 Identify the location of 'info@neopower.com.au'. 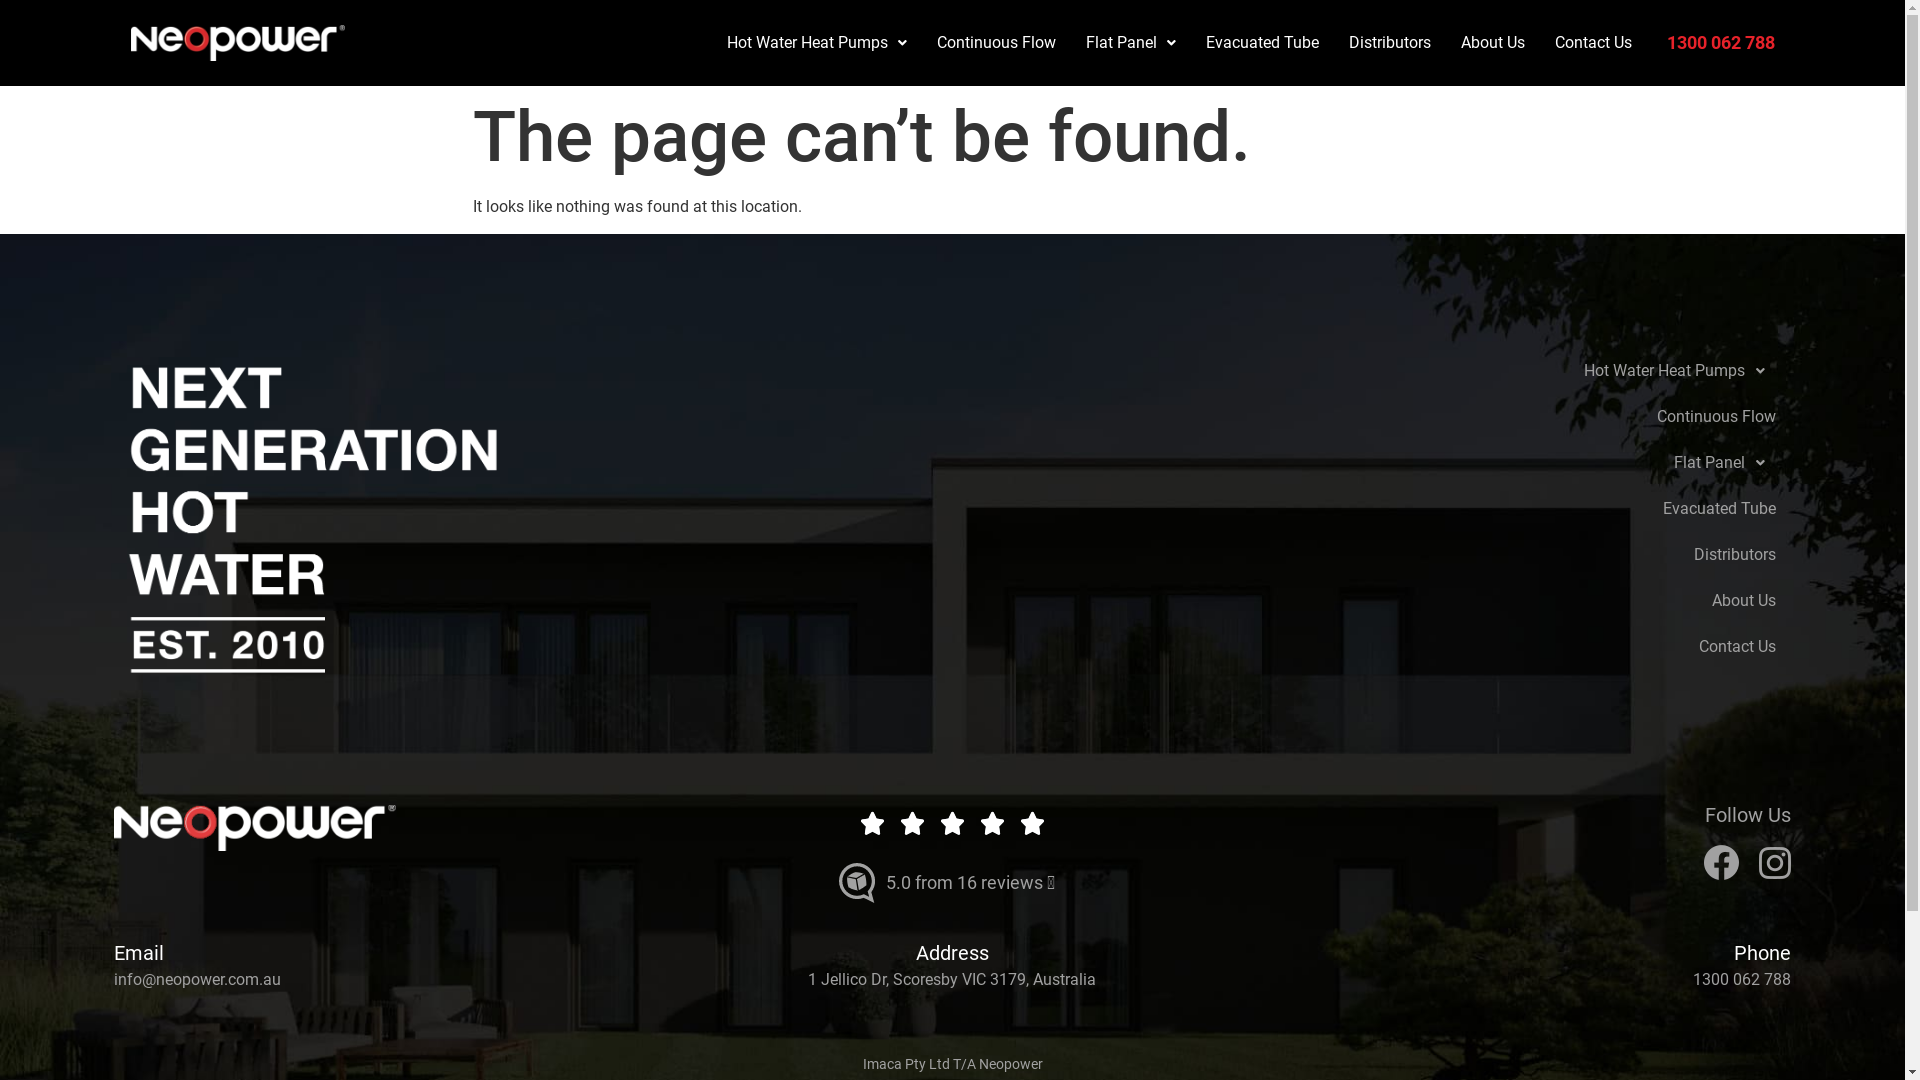
(197, 978).